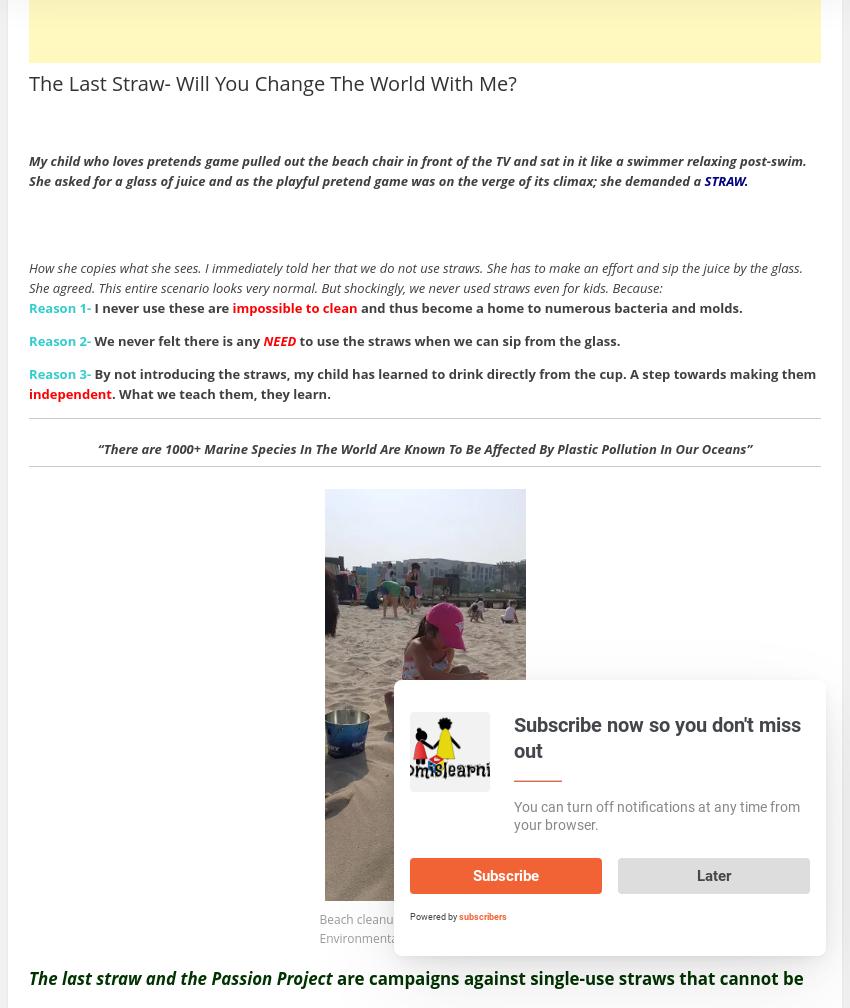 This screenshot has width=850, height=1008. Describe the element at coordinates (271, 82) in the screenshot. I see `'The Last Straw- Will You Change The World With Me?'` at that location.